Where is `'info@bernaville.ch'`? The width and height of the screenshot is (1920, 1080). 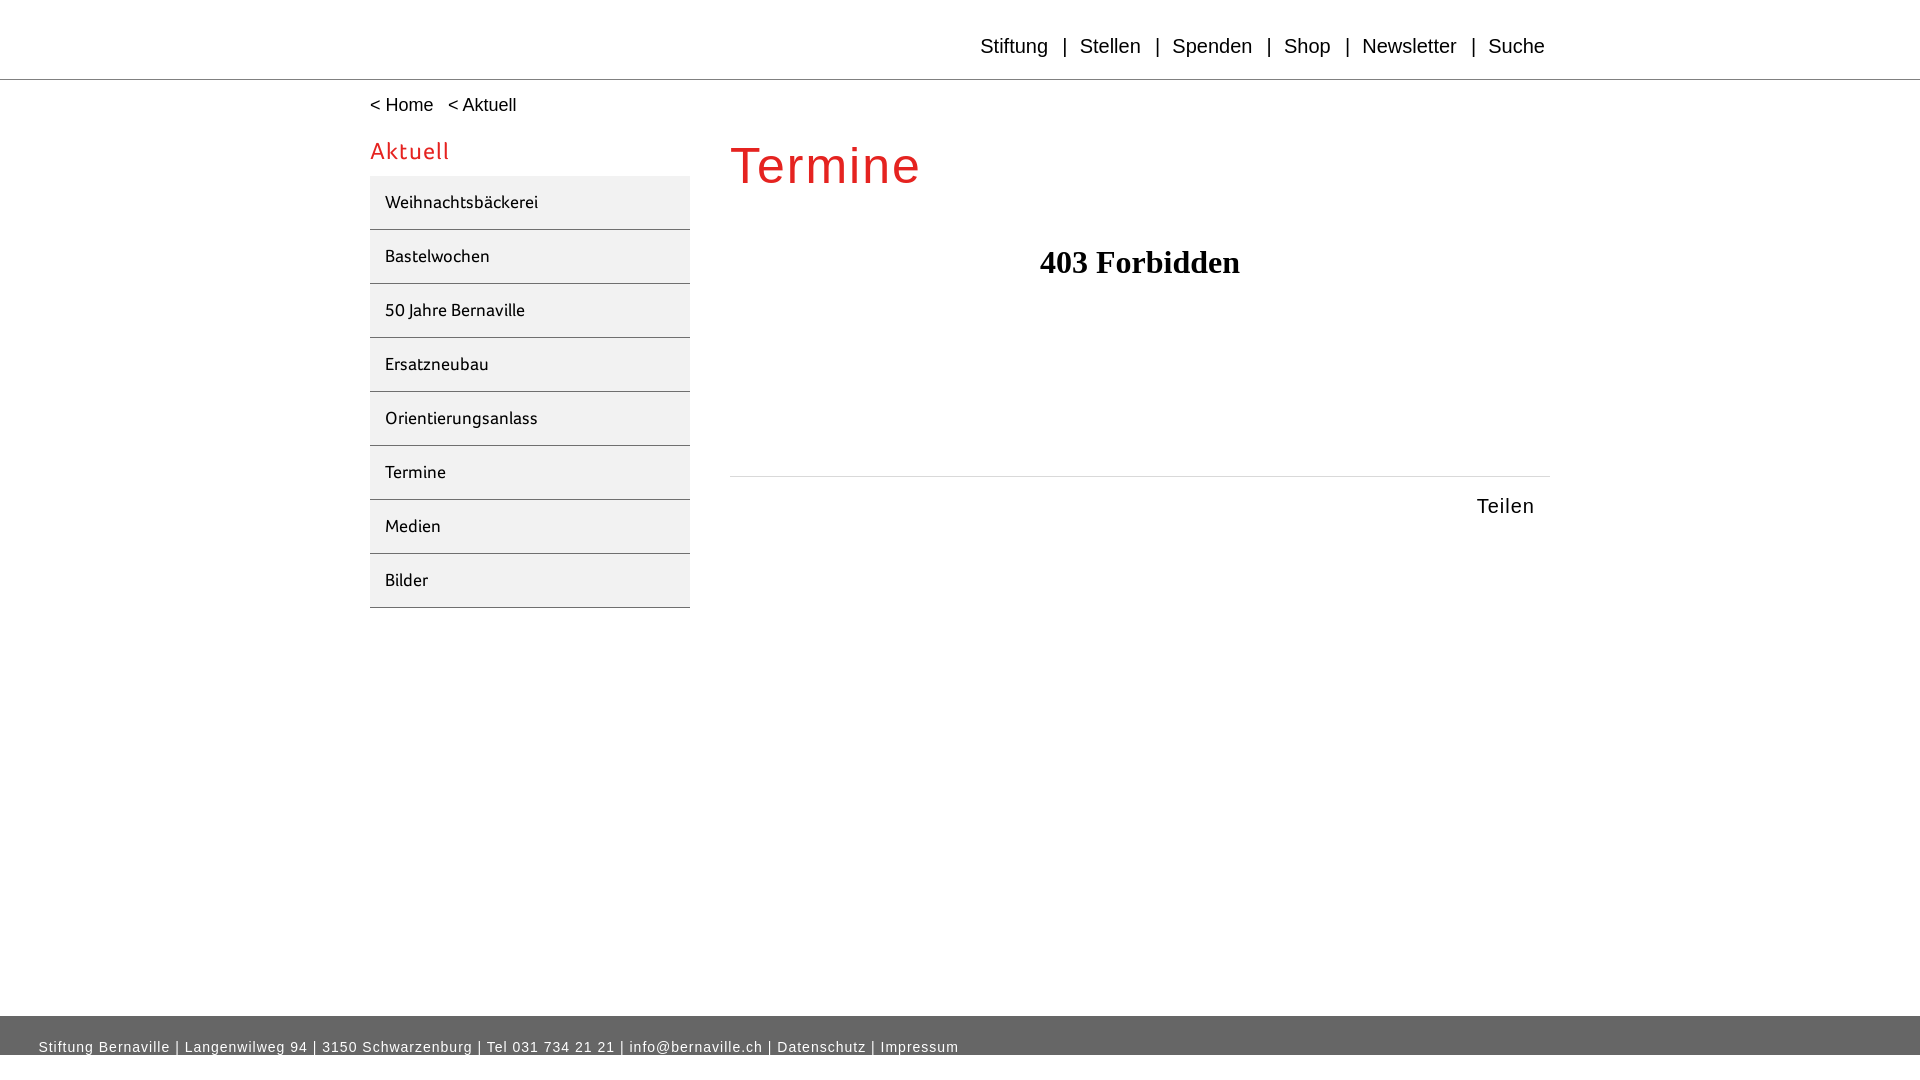 'info@bernaville.ch' is located at coordinates (696, 1046).